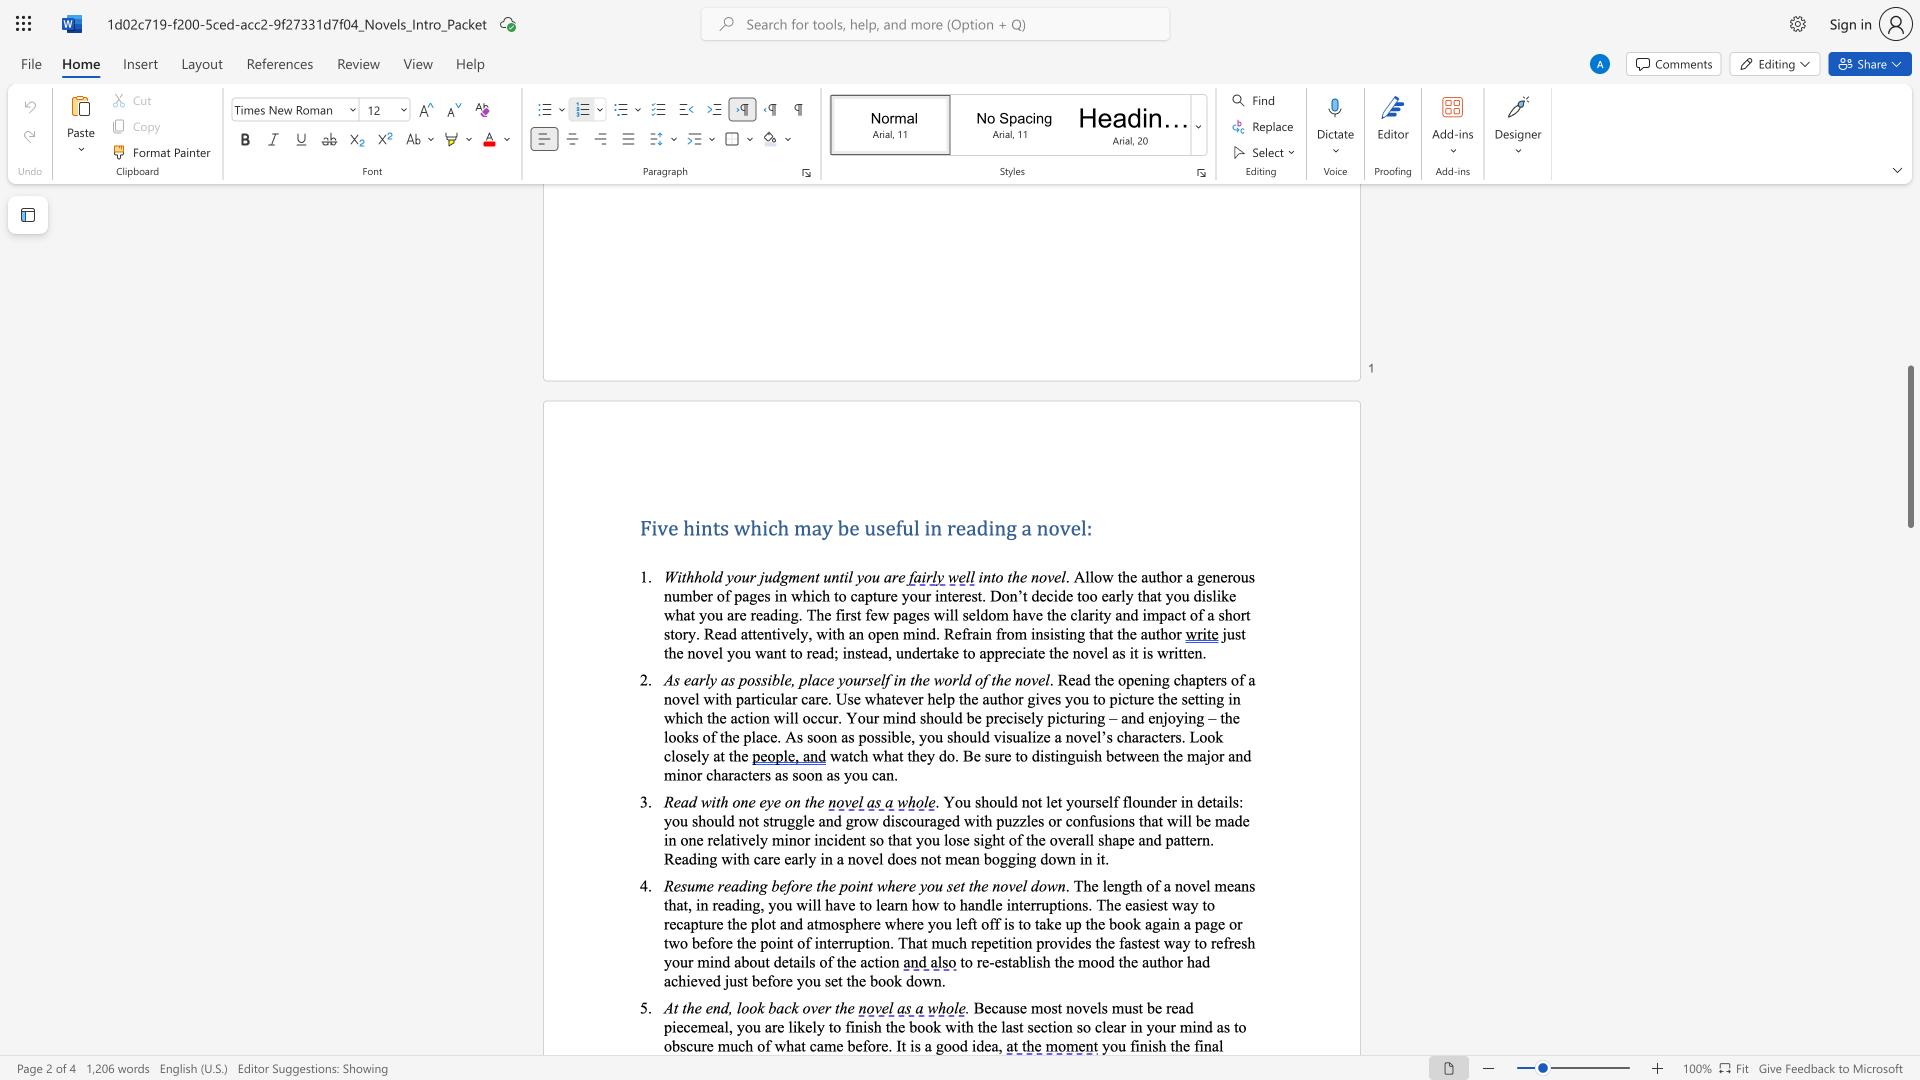  I want to click on the 1th character "h" in the text, so click(1162, 1044).